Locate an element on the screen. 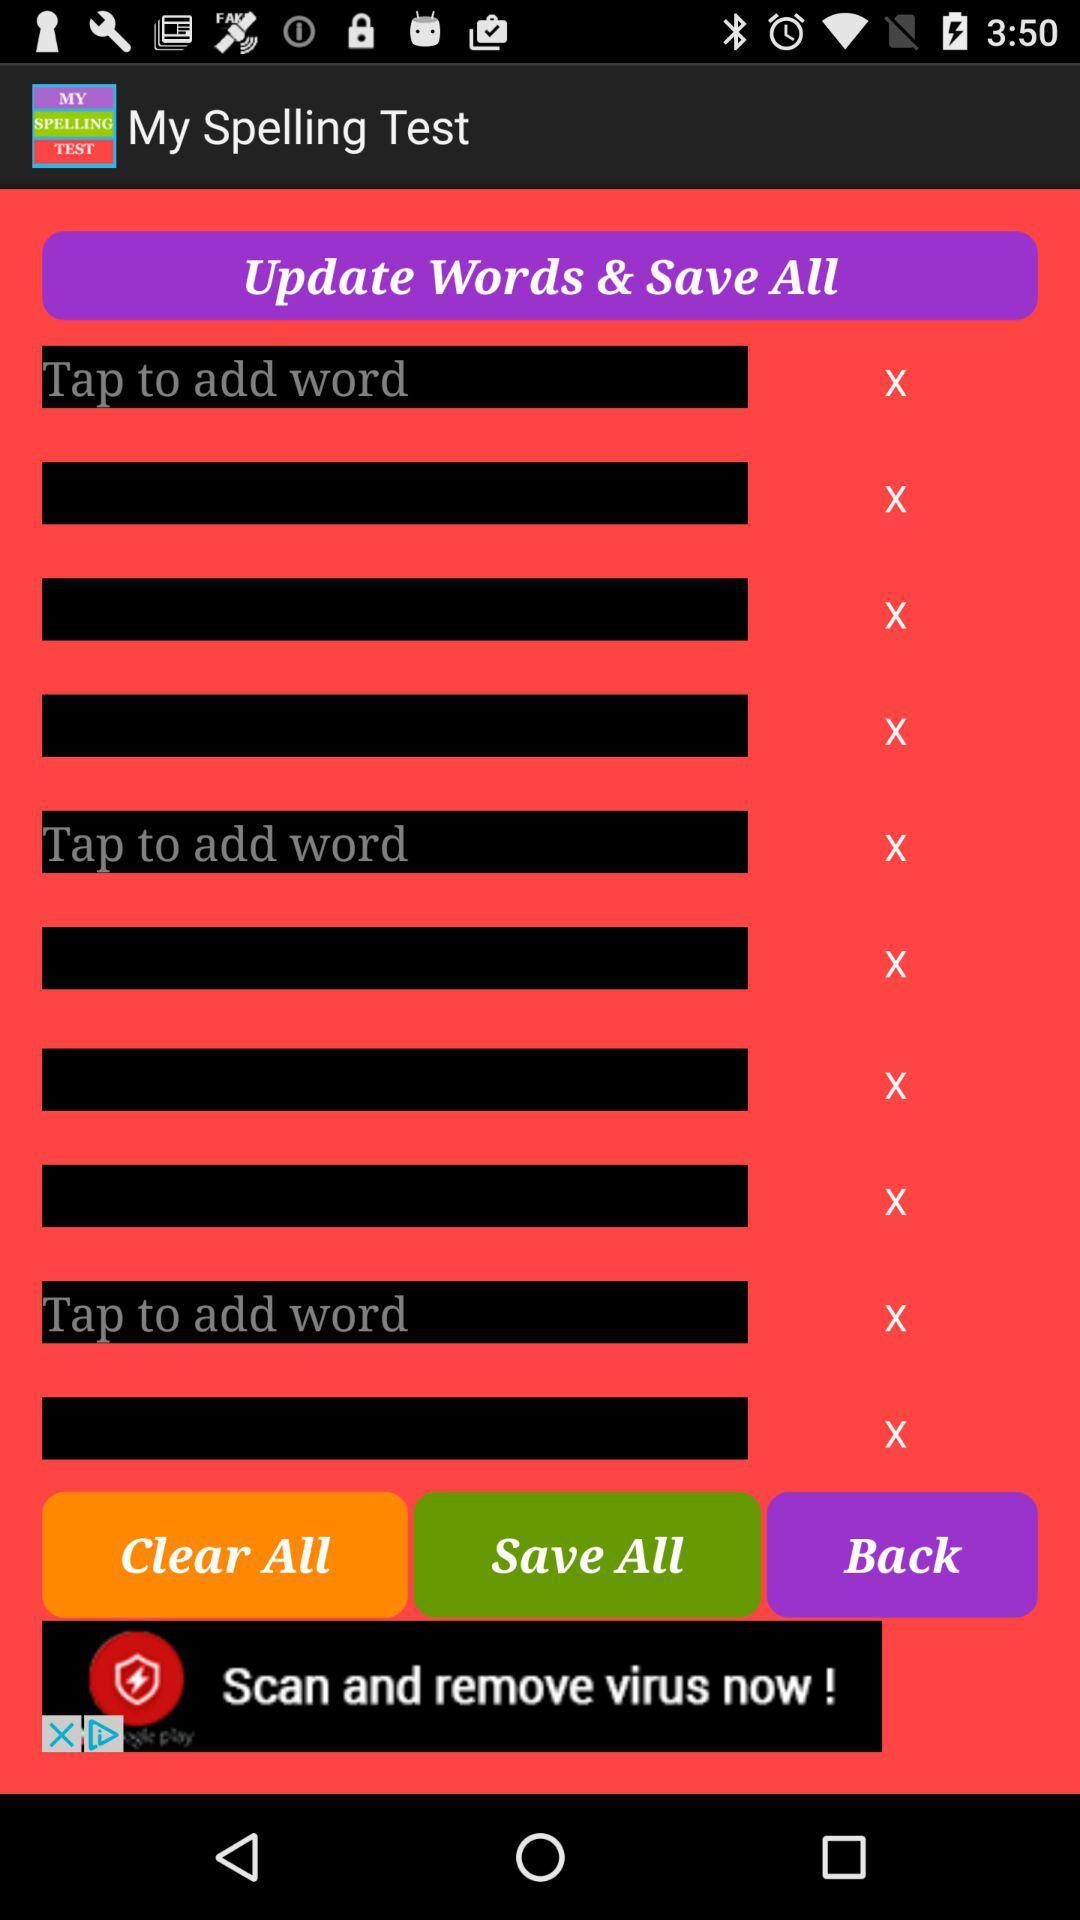 The width and height of the screenshot is (1080, 1920). tap to add is located at coordinates (394, 376).